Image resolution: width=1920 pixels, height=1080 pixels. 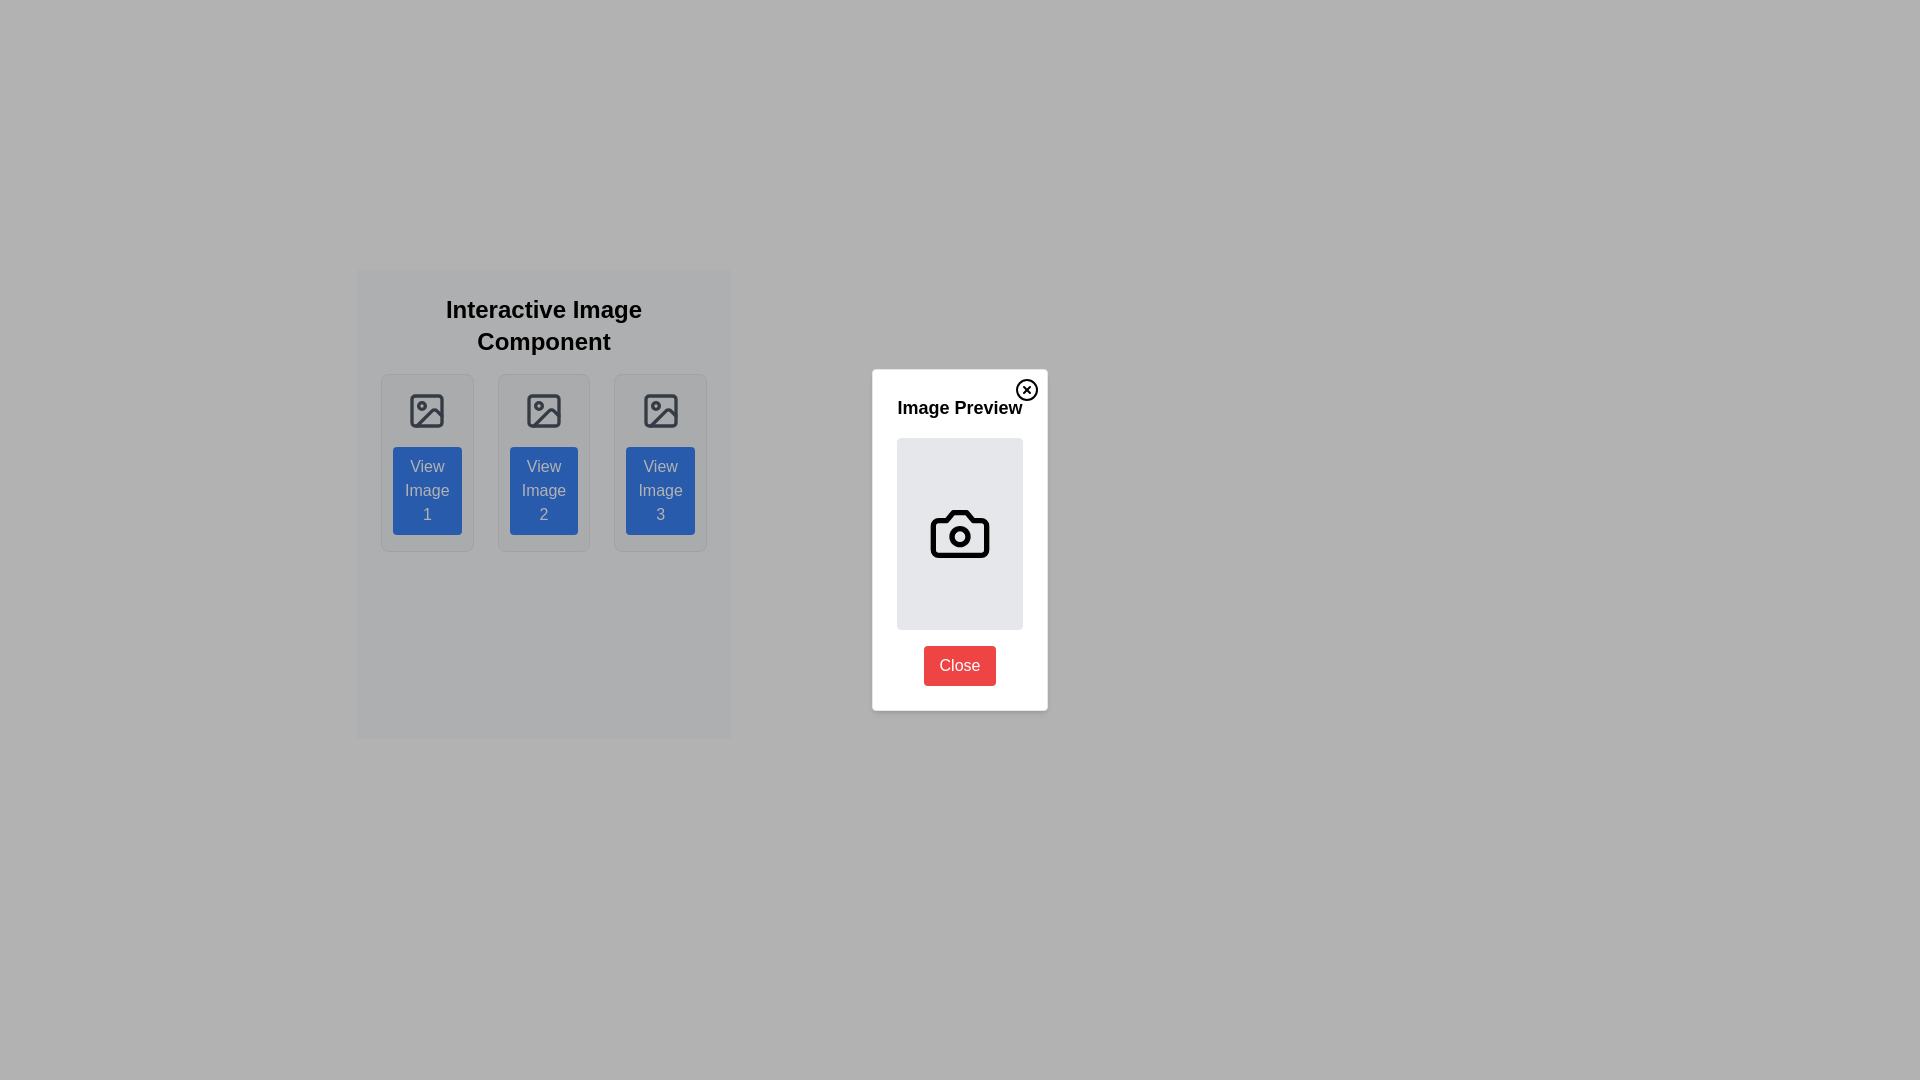 What do you see at coordinates (543, 490) in the screenshot?
I see `the 'View Image 2' button with a blue background and white text, located` at bounding box center [543, 490].